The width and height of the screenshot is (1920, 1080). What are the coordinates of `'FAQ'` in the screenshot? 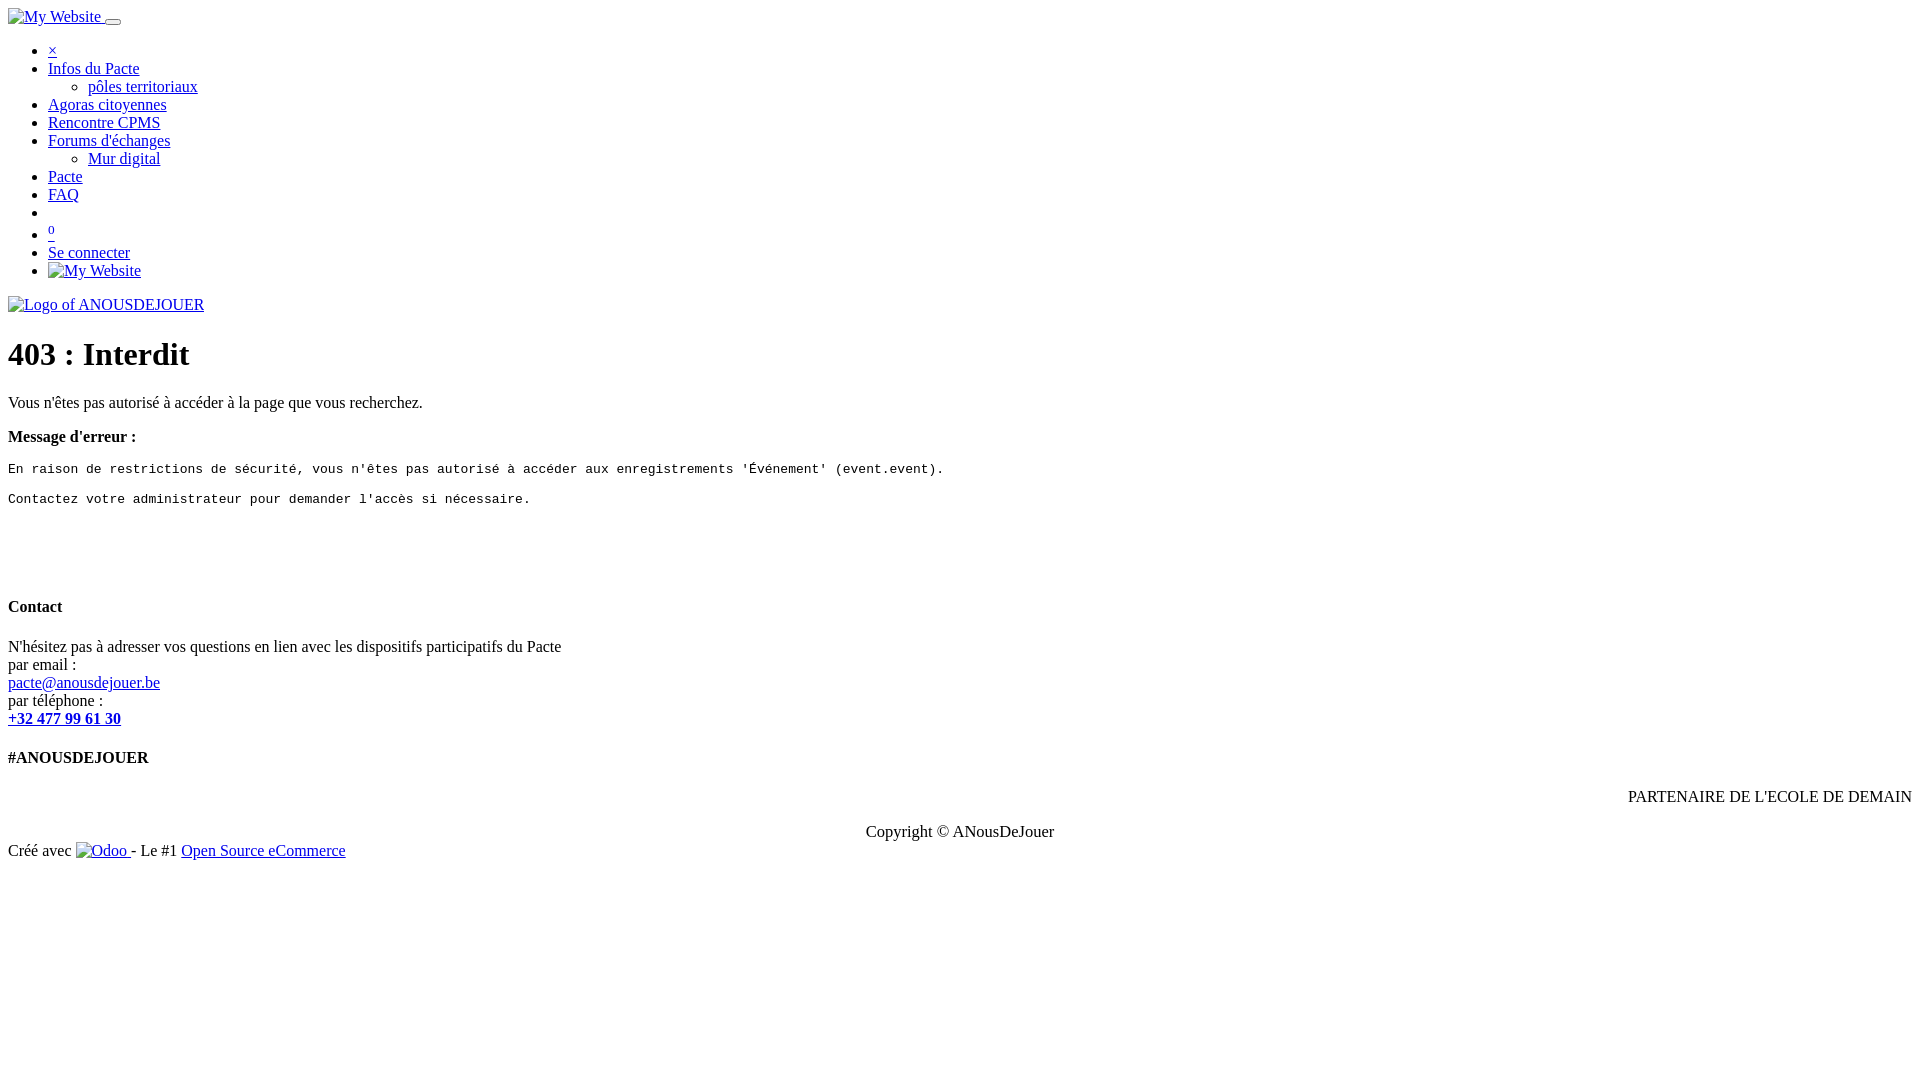 It's located at (63, 194).